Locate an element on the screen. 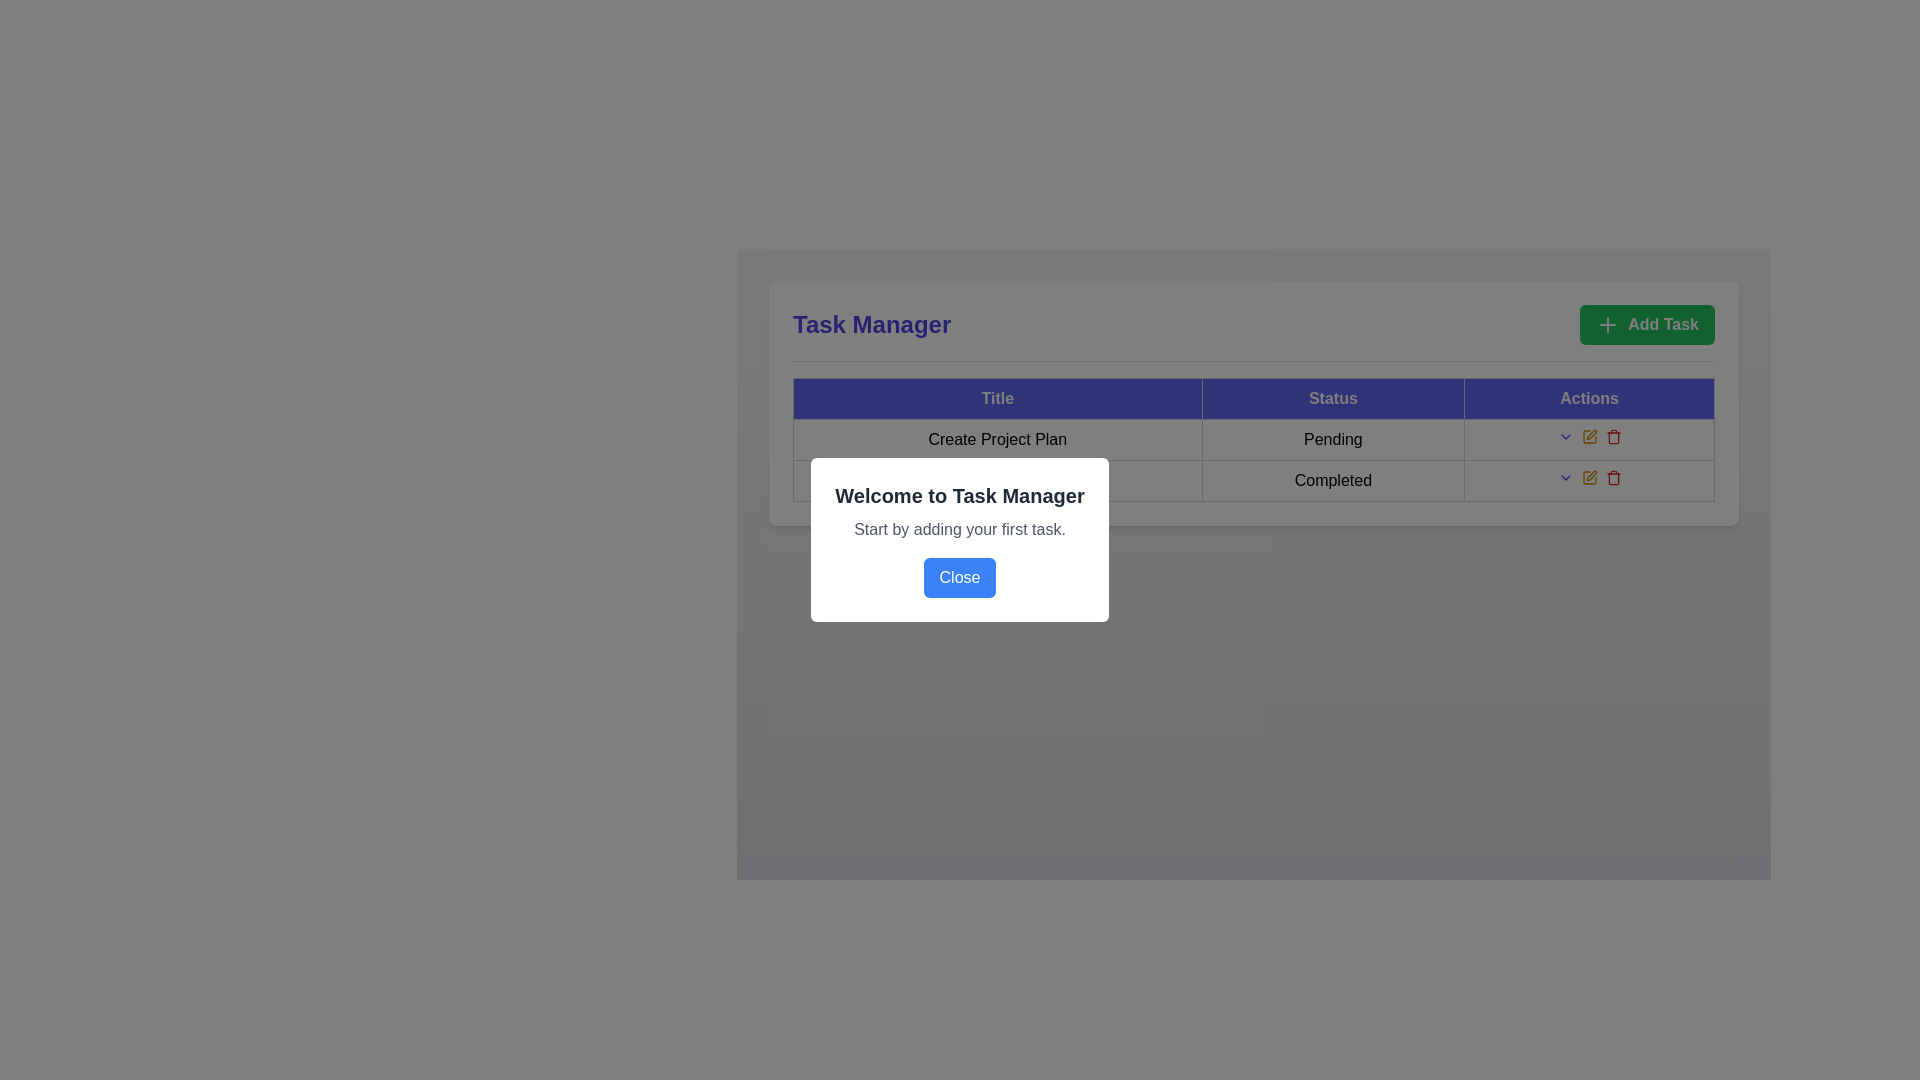  the static text label displaying the message 'Start by adding your first task.' located beneath the header 'Welcome to Task Manager.' is located at coordinates (960, 528).